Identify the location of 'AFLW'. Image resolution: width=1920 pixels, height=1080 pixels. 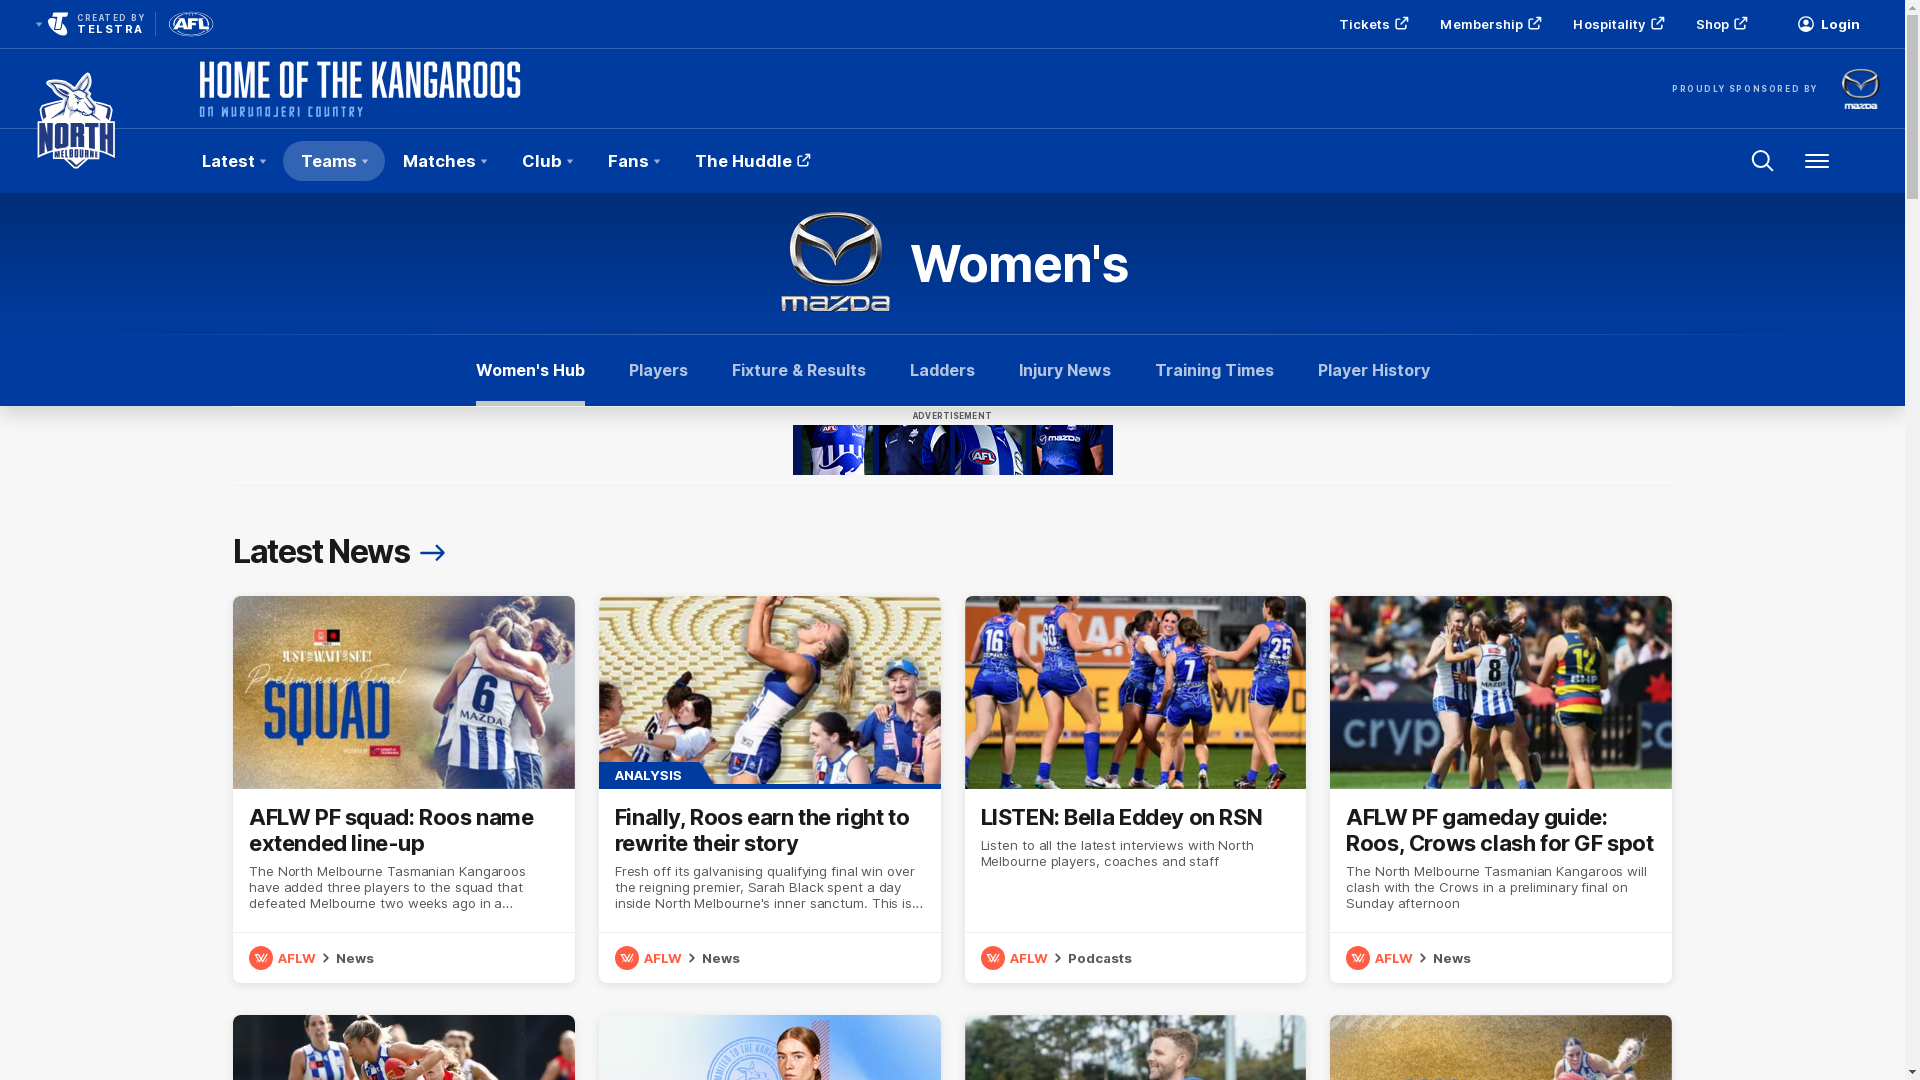
(1381, 956).